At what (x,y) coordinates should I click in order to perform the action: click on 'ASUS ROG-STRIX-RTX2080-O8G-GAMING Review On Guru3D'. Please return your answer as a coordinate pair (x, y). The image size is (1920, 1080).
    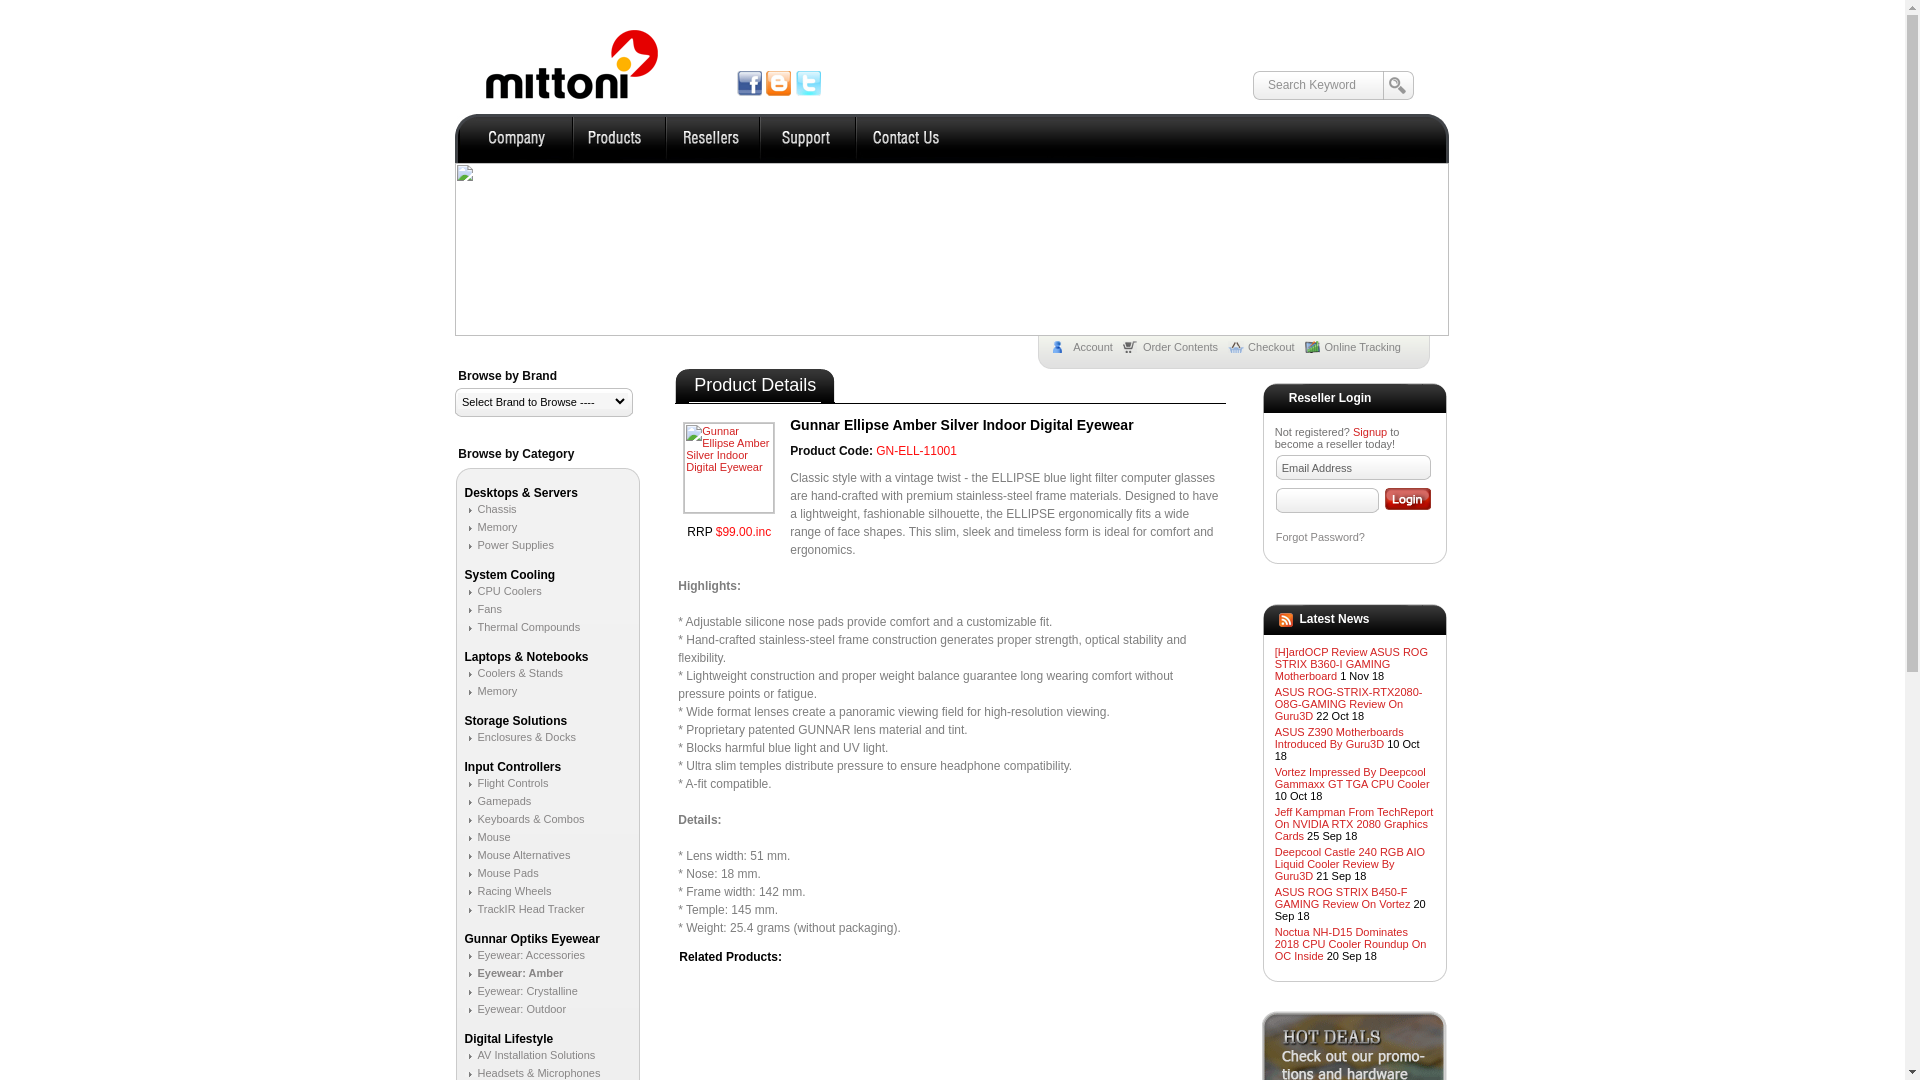
    Looking at the image, I should click on (1348, 703).